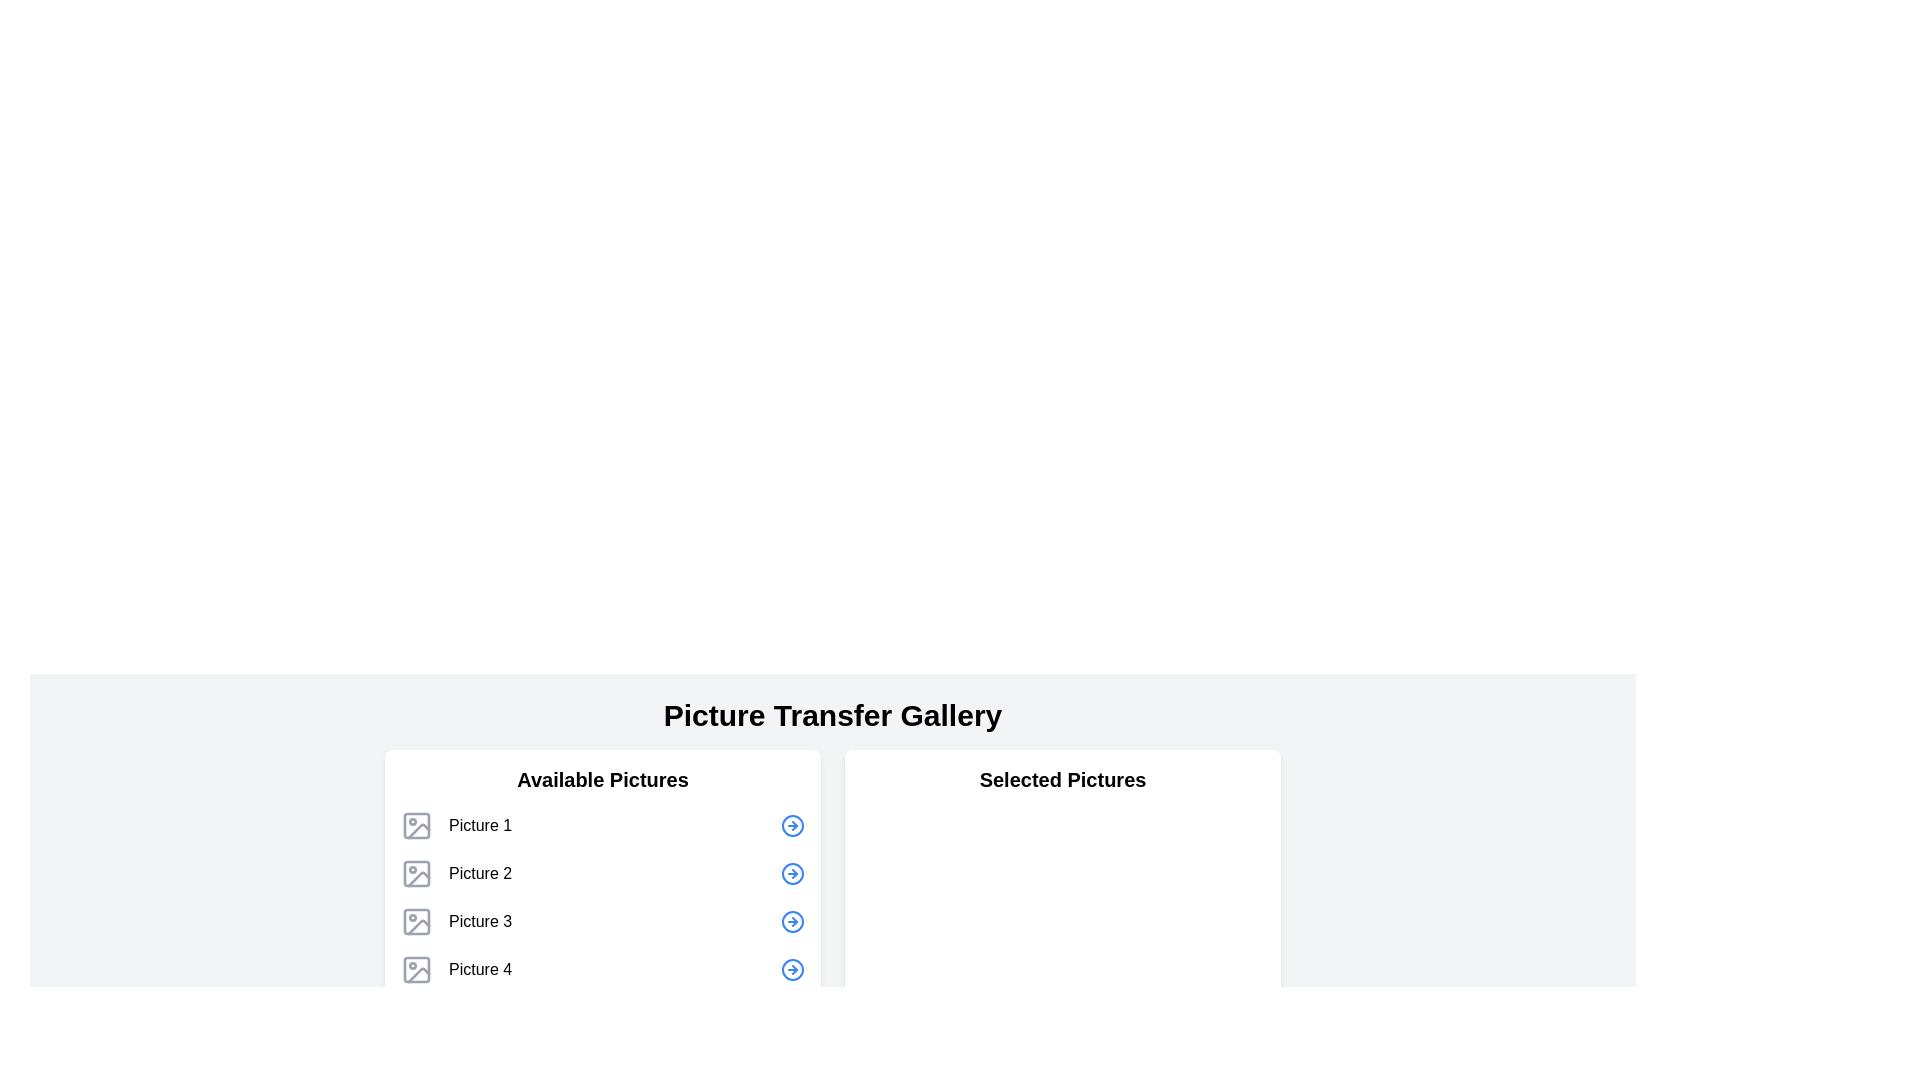 This screenshot has width=1920, height=1080. What do you see at coordinates (480, 921) in the screenshot?
I see `the label identifying the third picture in the 'Available Pictures' section, located between 'Picture 2' and 'Picture 4'` at bounding box center [480, 921].